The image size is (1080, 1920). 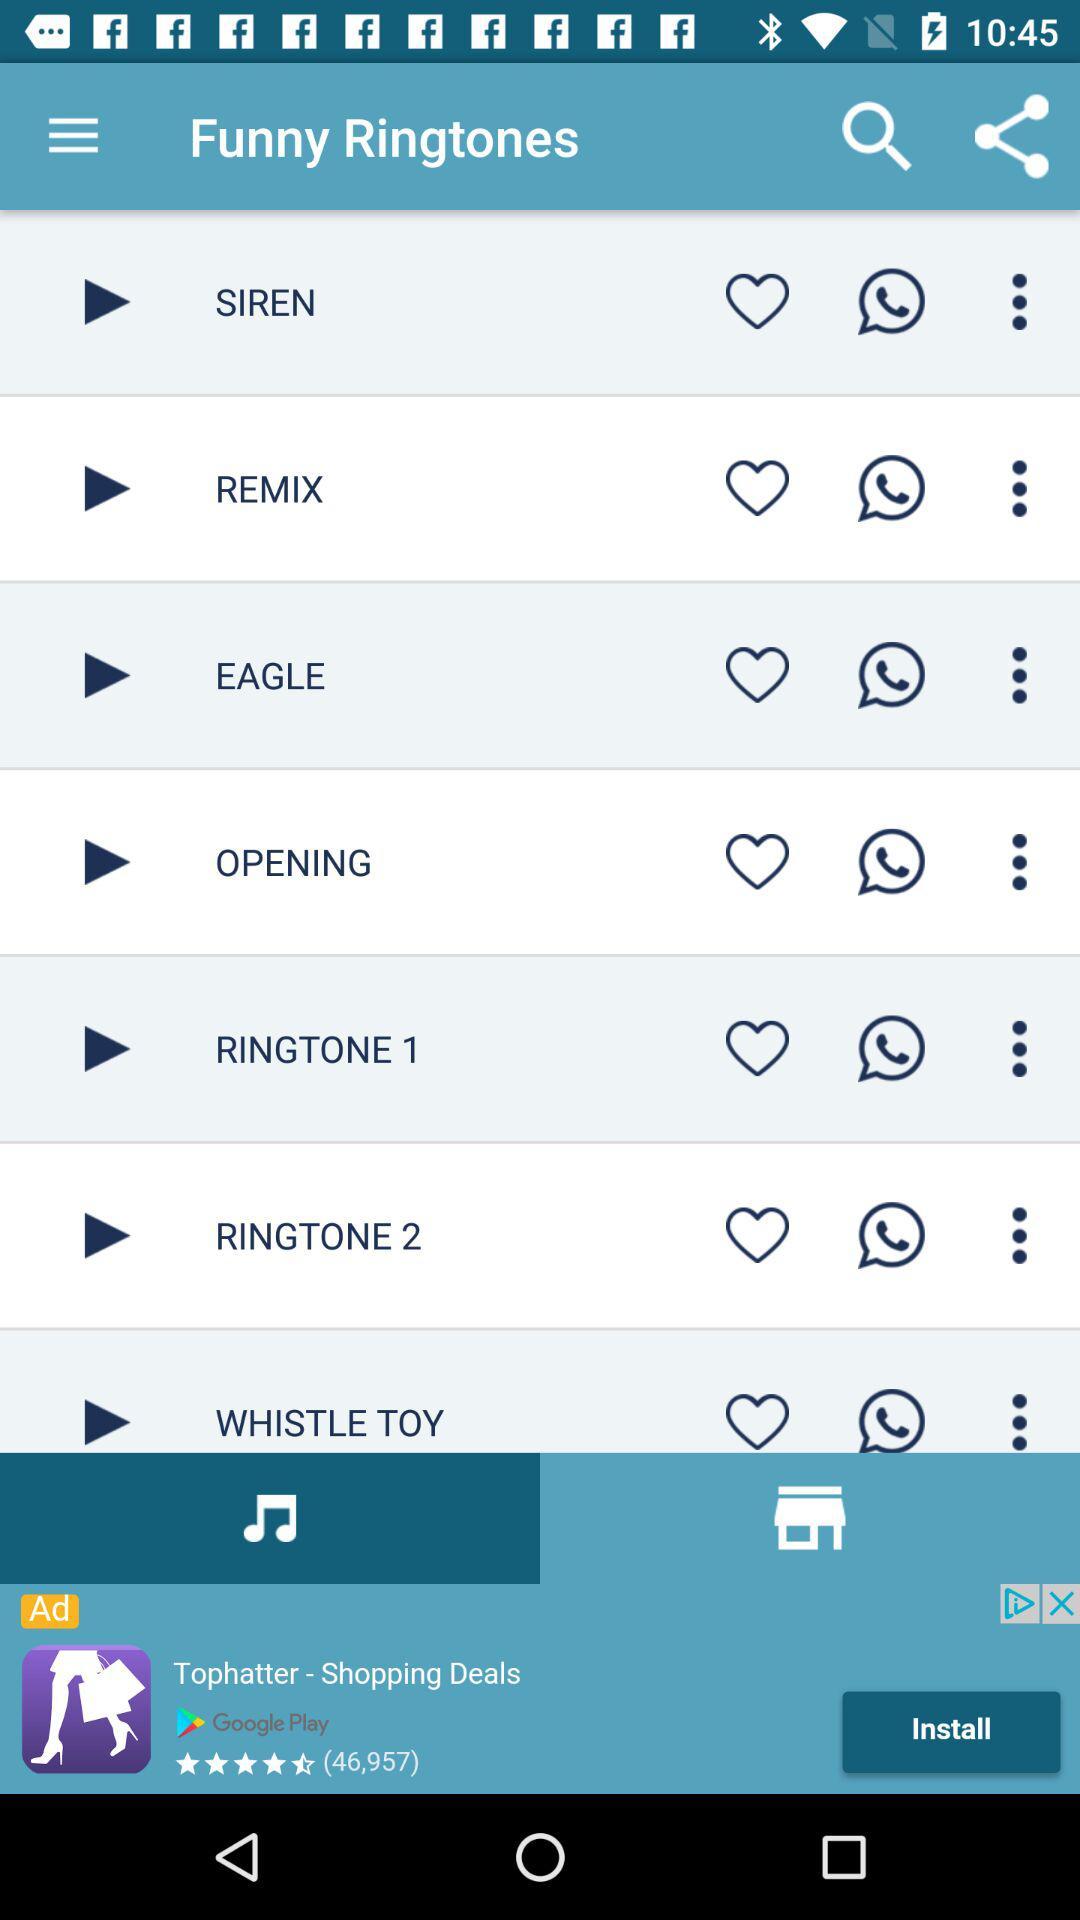 I want to click on button, so click(x=107, y=300).